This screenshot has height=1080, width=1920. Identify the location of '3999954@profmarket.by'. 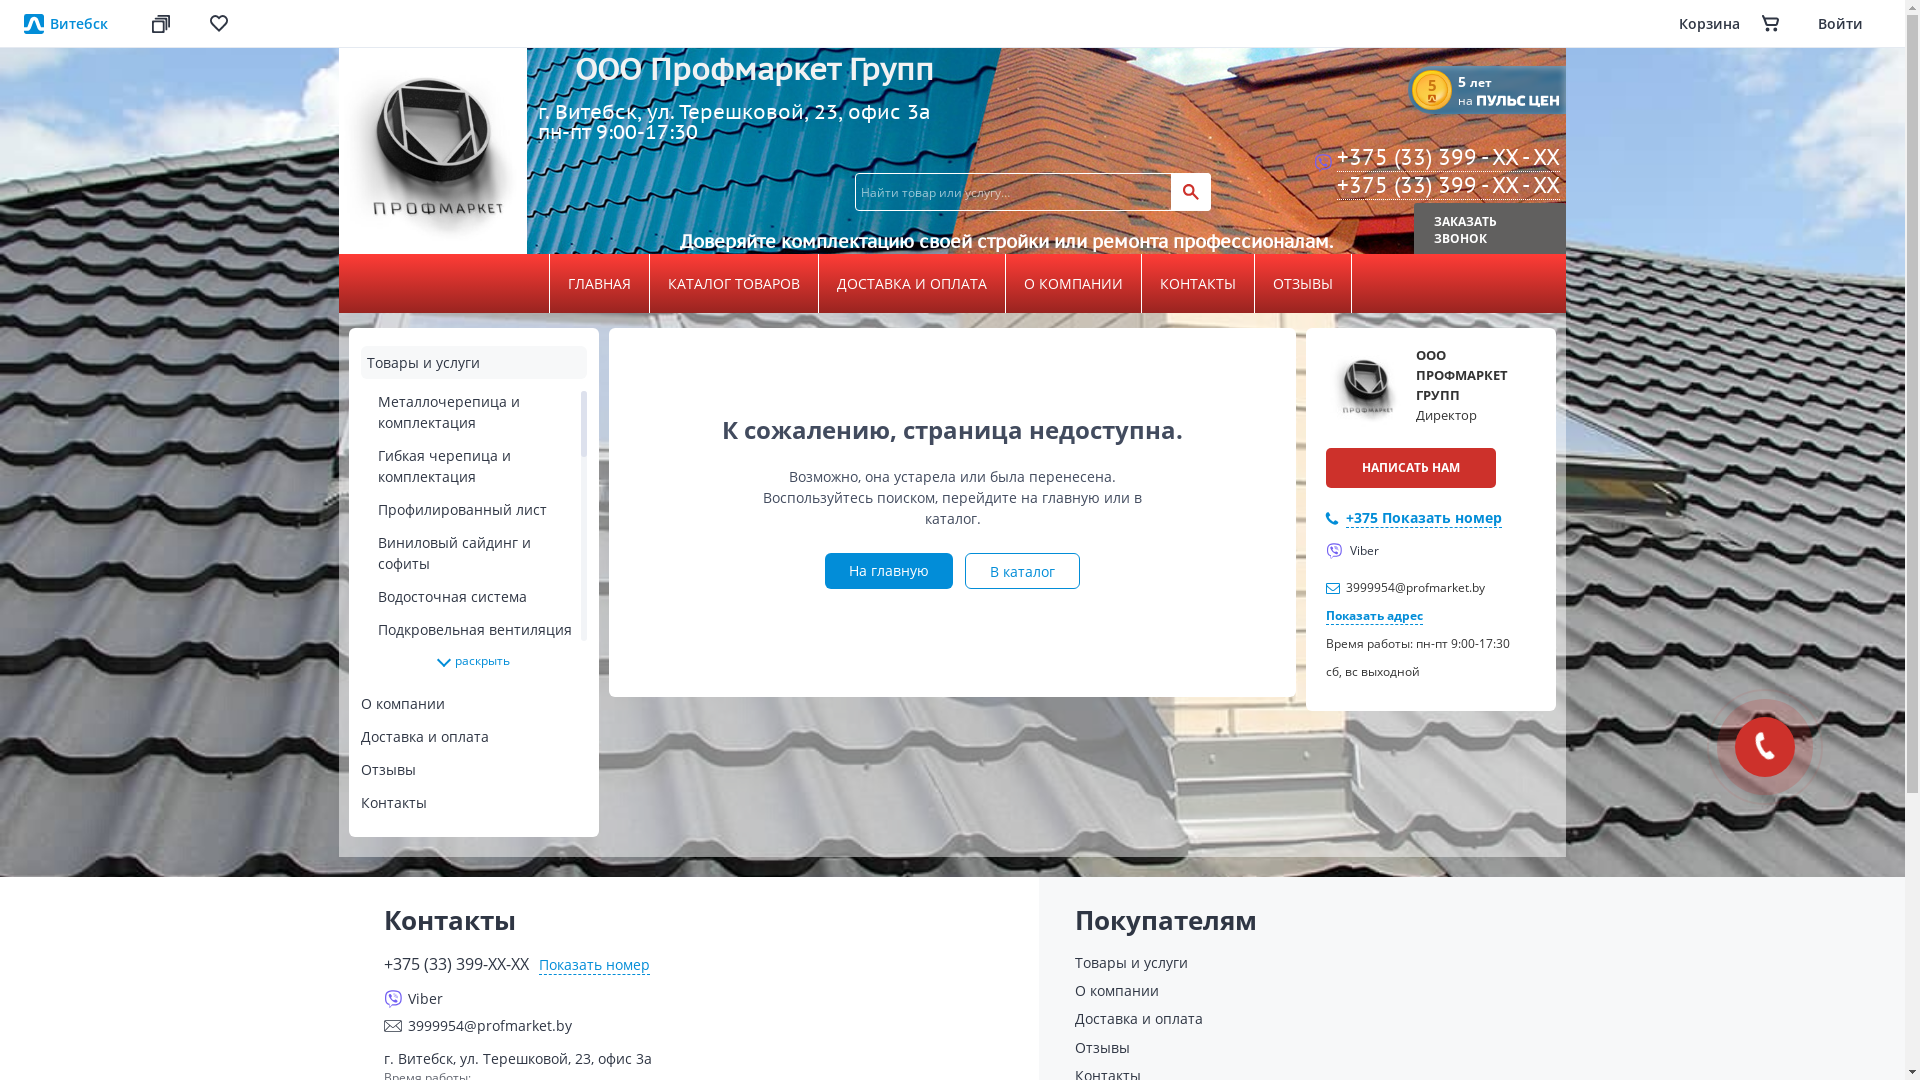
(1414, 586).